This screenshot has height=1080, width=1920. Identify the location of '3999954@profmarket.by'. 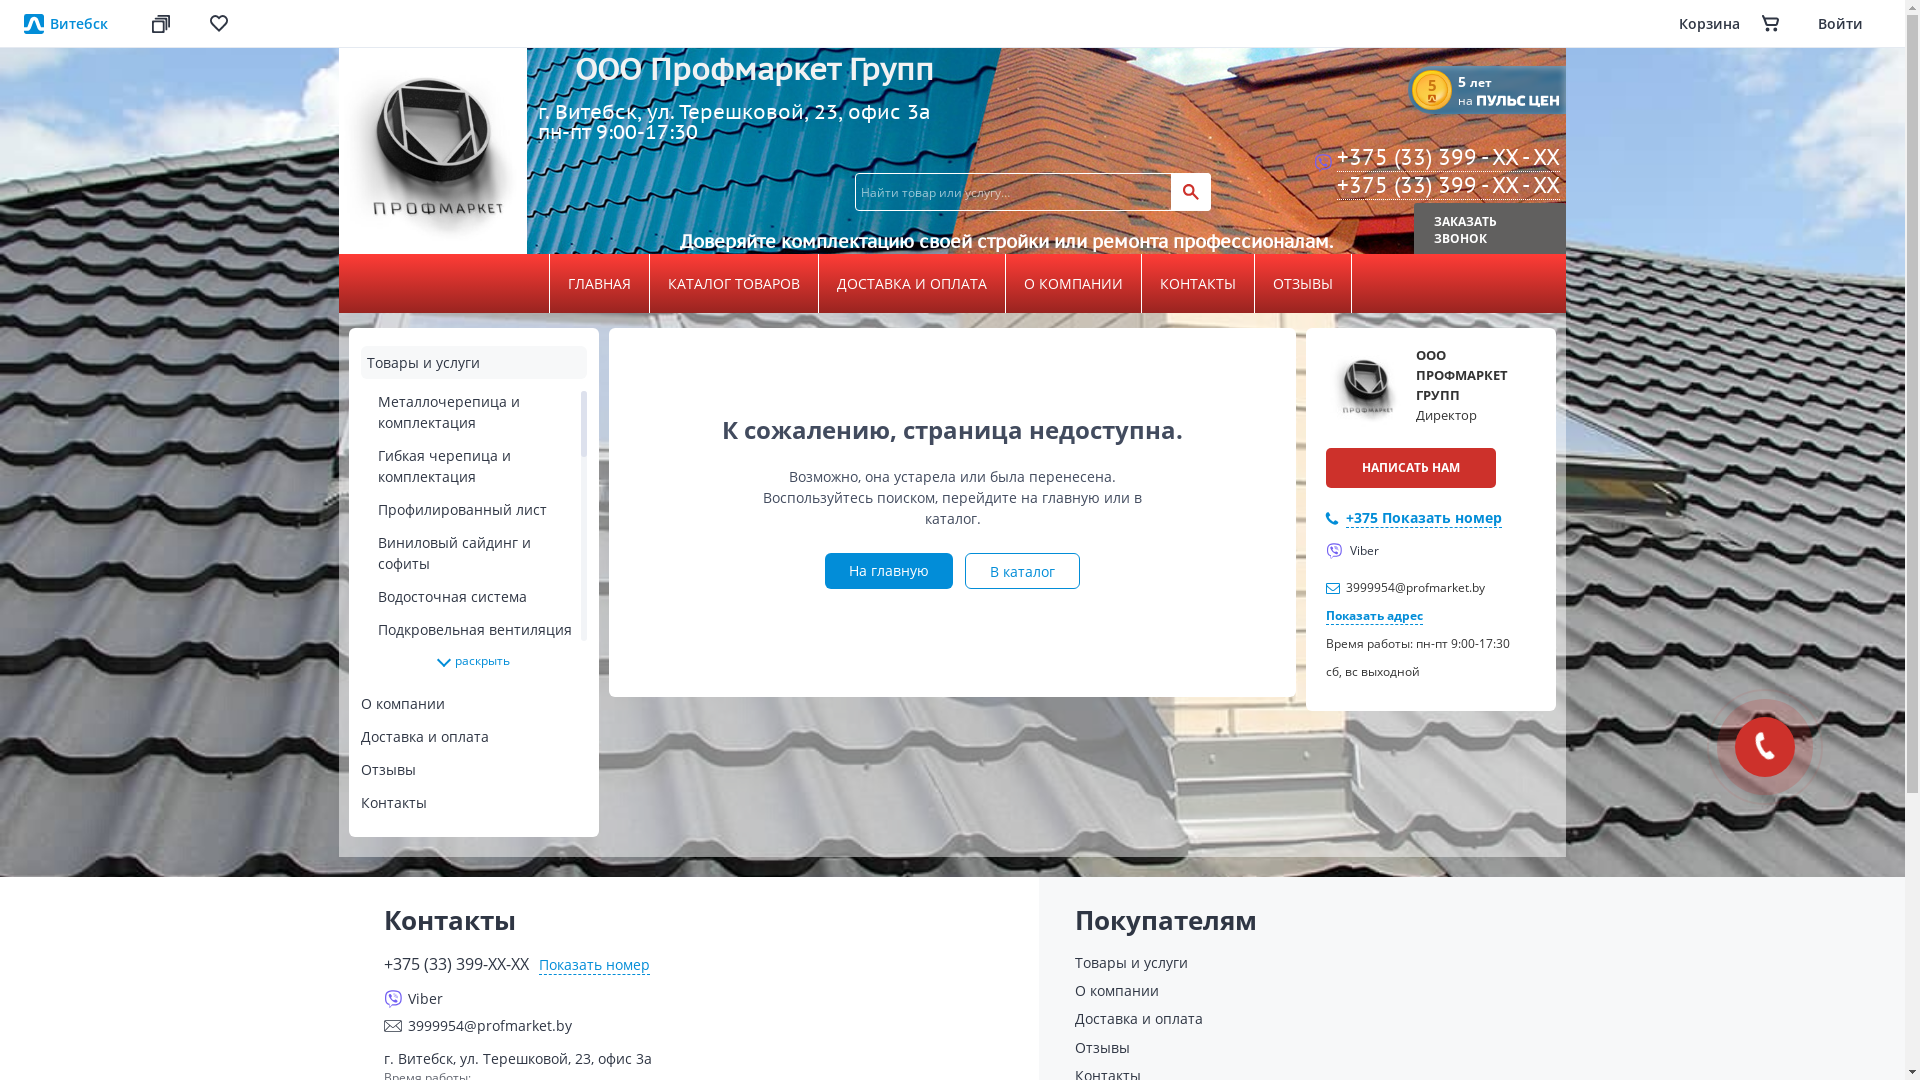
(1414, 586).